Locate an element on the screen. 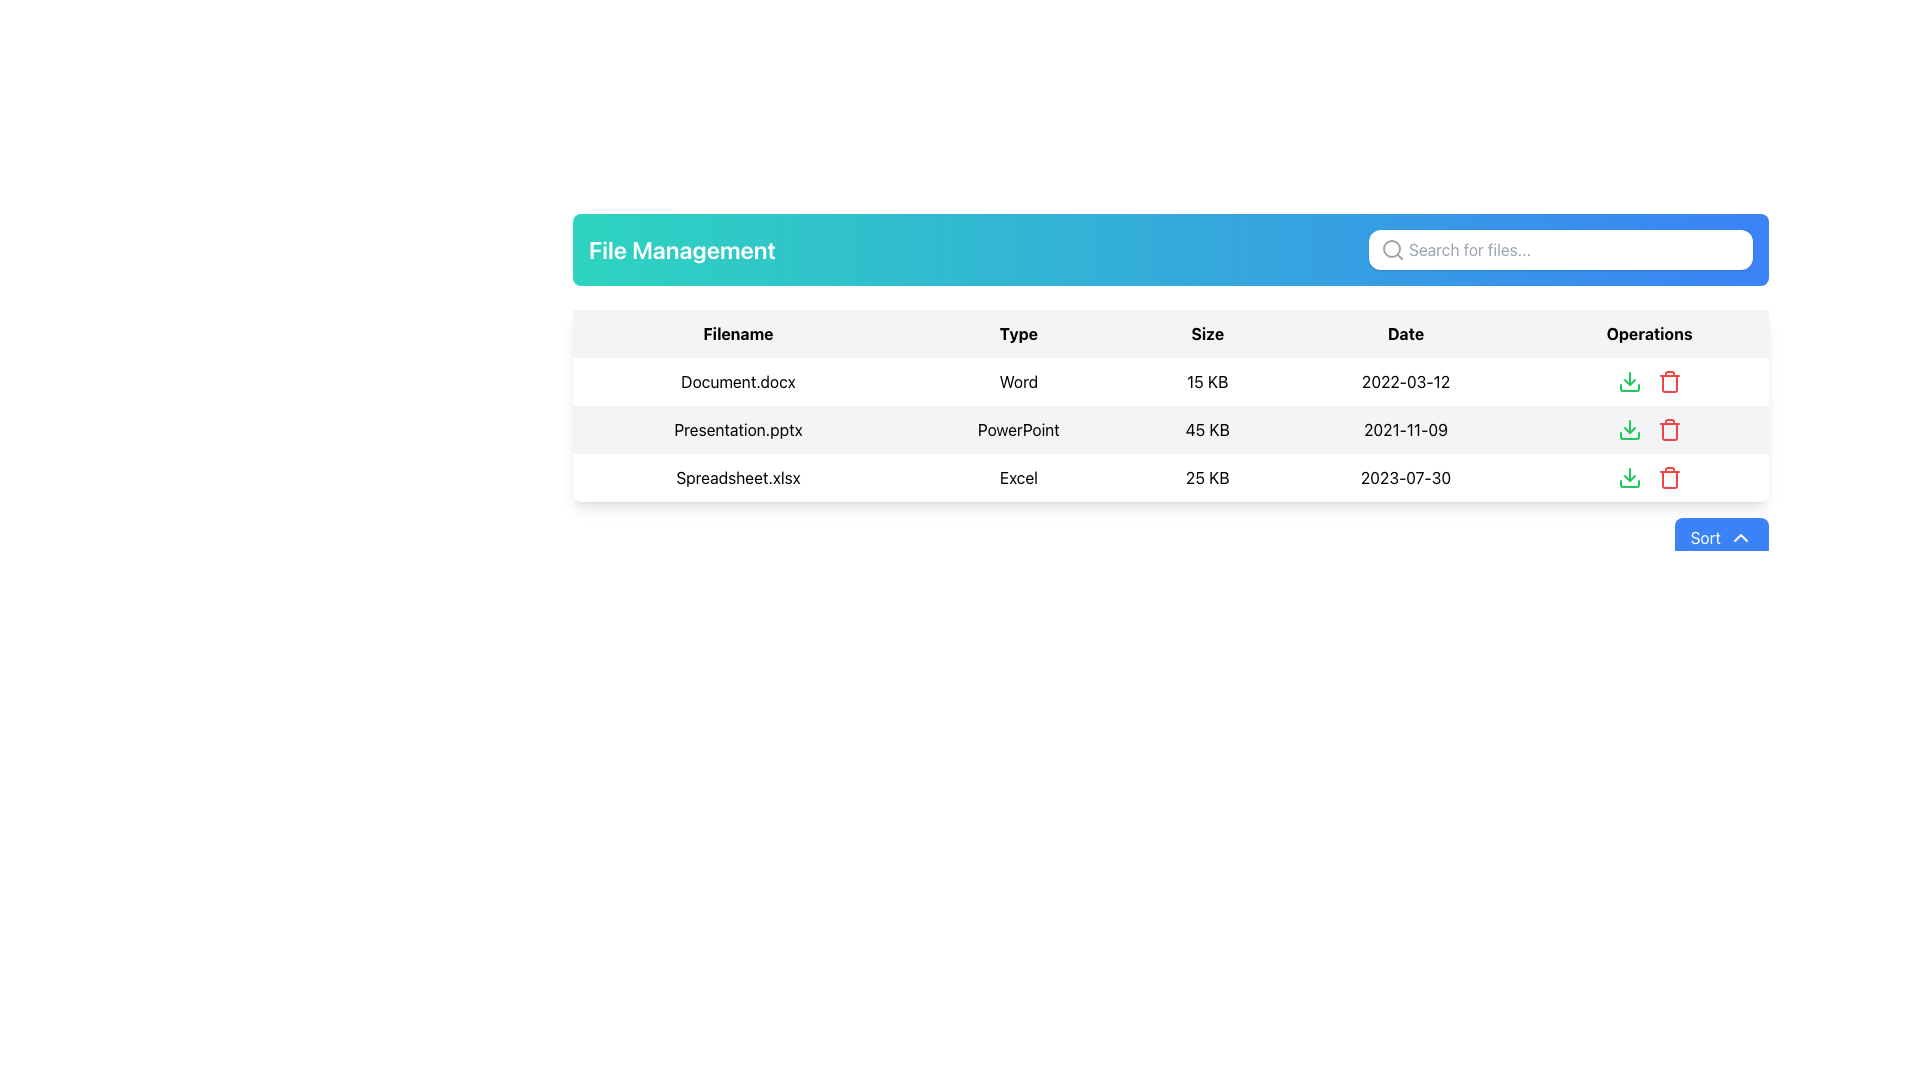  the interactive icons within the 'Operations' column for the file 'Spreadsheet.xlsx' to perform further actions such as downloading or deleting is located at coordinates (1649, 478).